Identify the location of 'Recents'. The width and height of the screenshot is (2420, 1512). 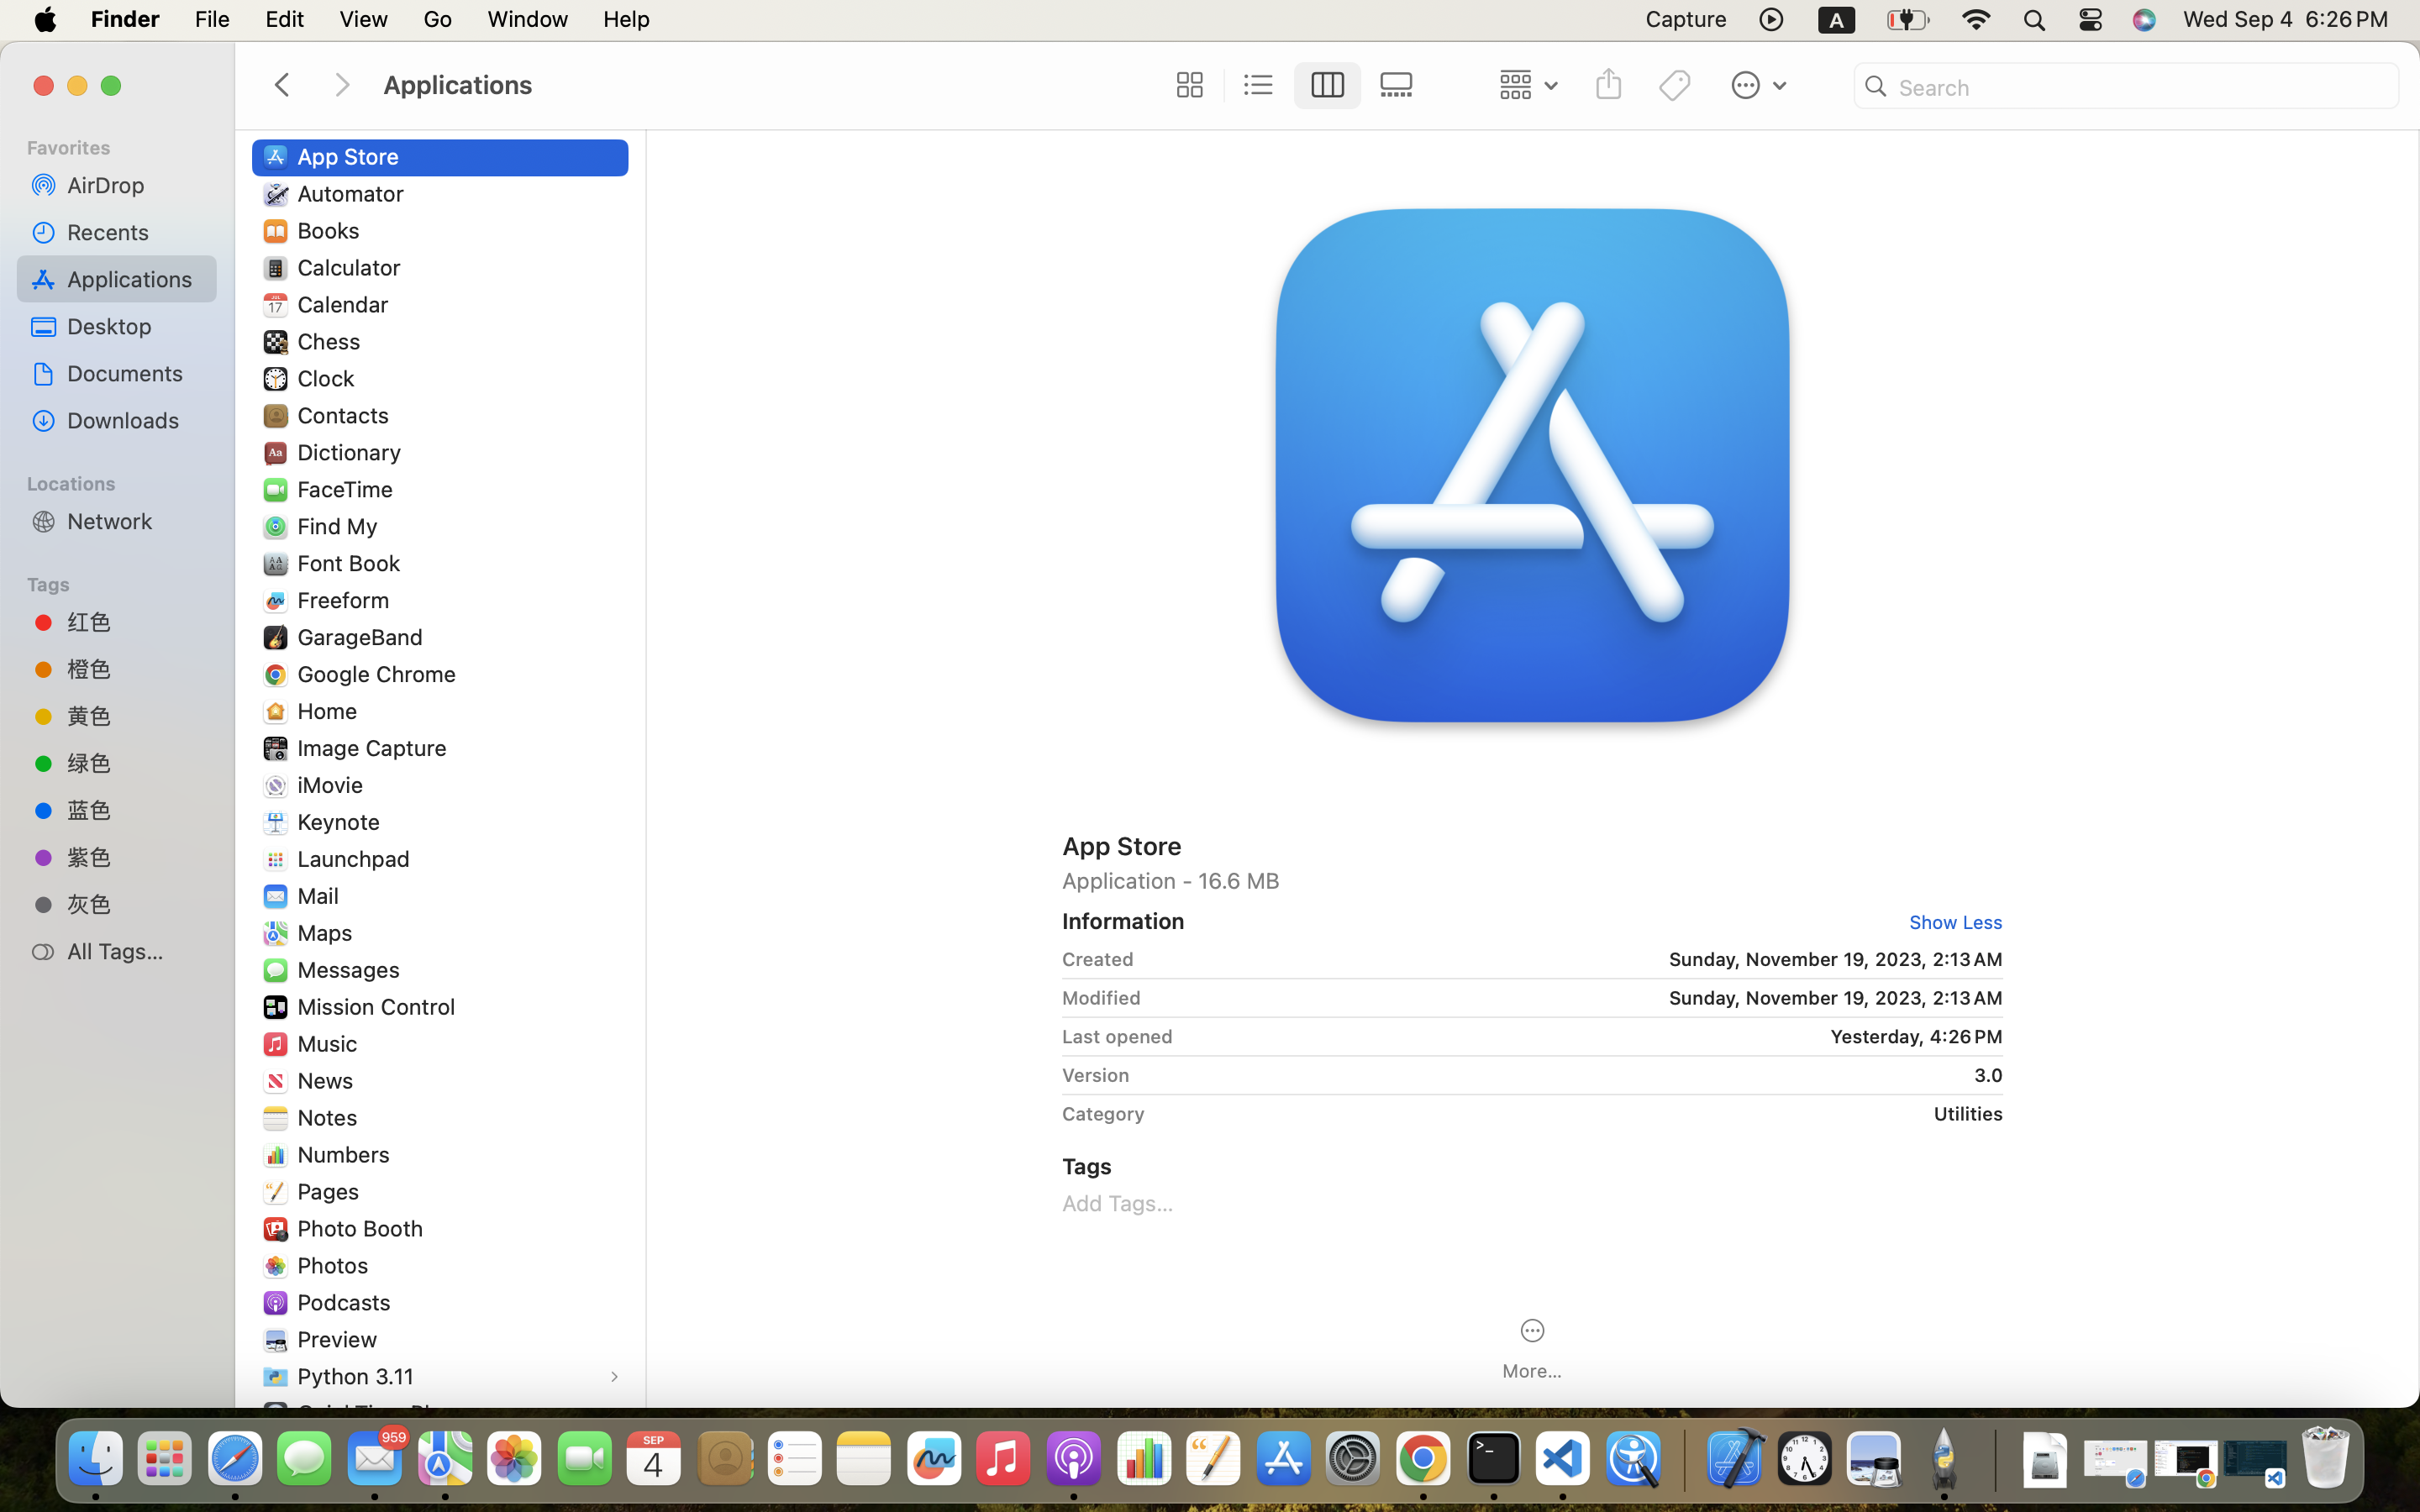
(134, 230).